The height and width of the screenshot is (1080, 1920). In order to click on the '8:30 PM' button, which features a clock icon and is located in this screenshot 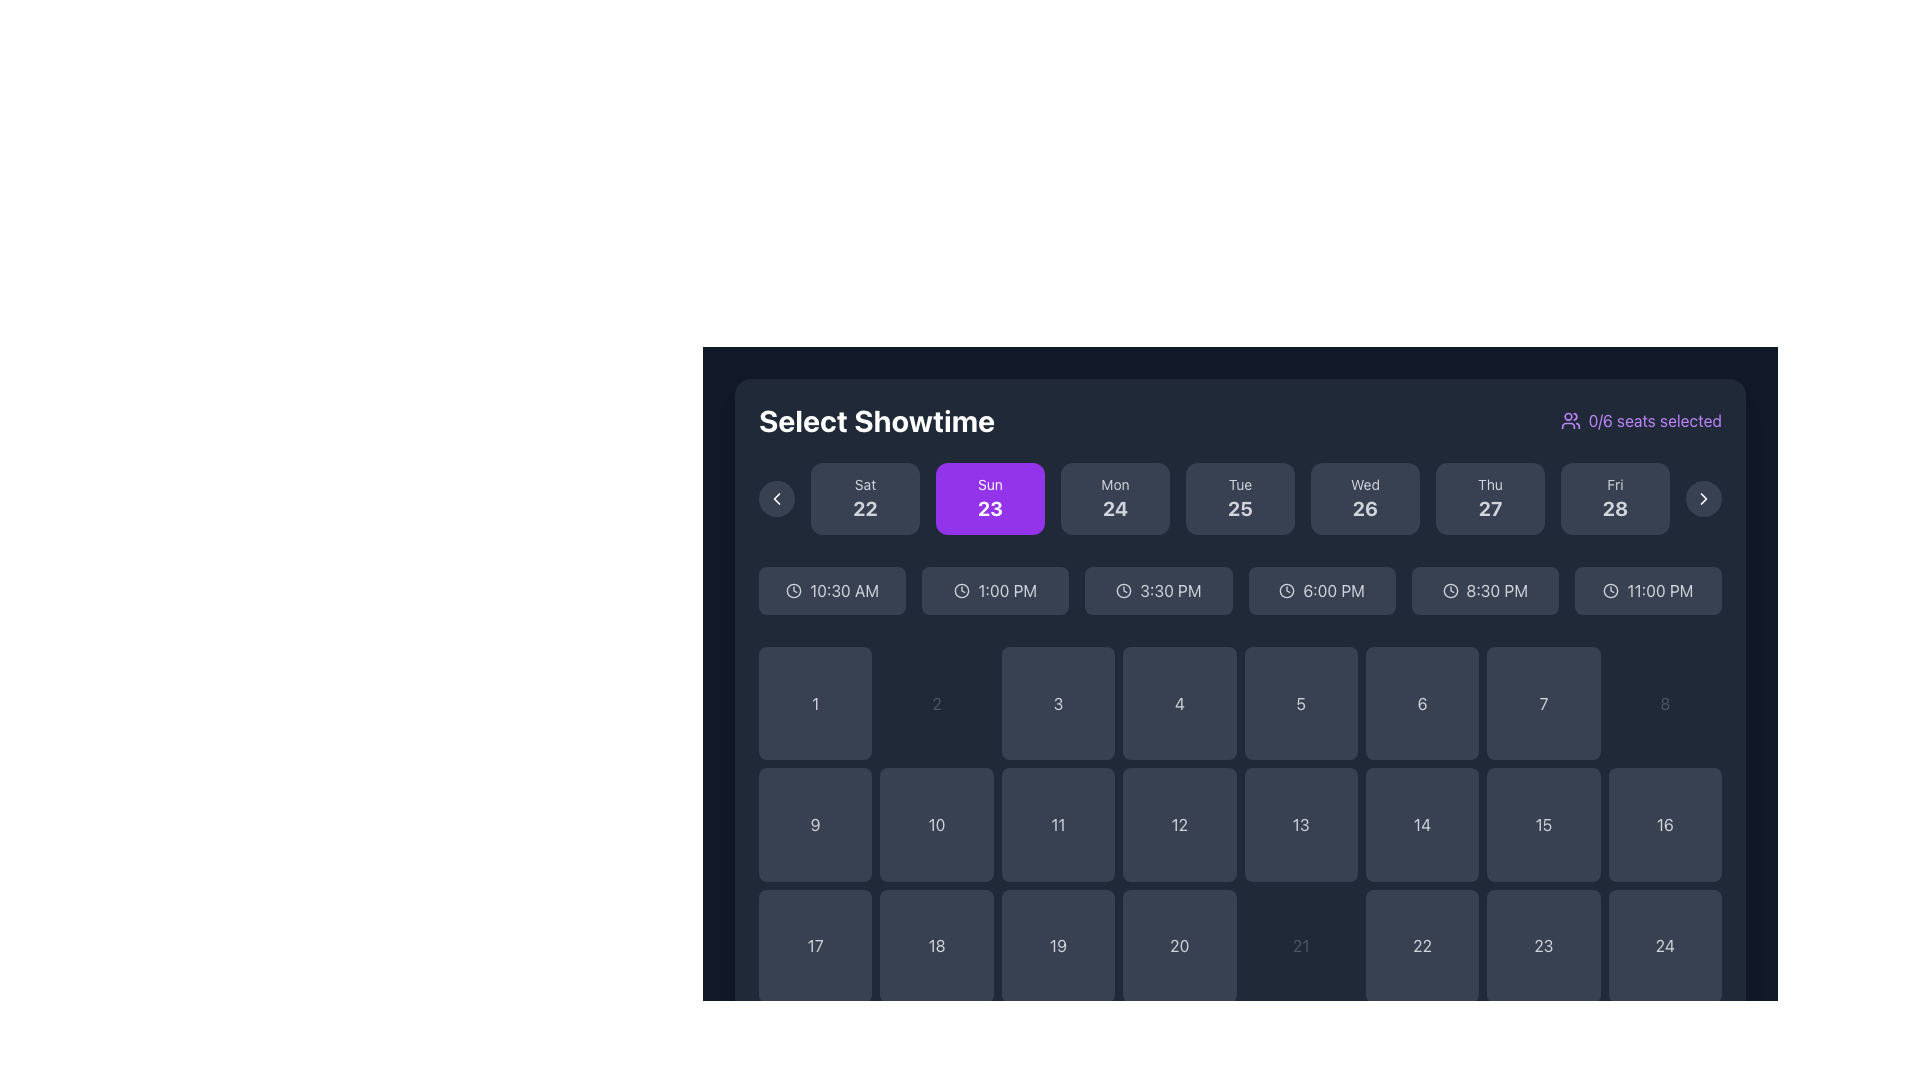, I will do `click(1497, 589)`.